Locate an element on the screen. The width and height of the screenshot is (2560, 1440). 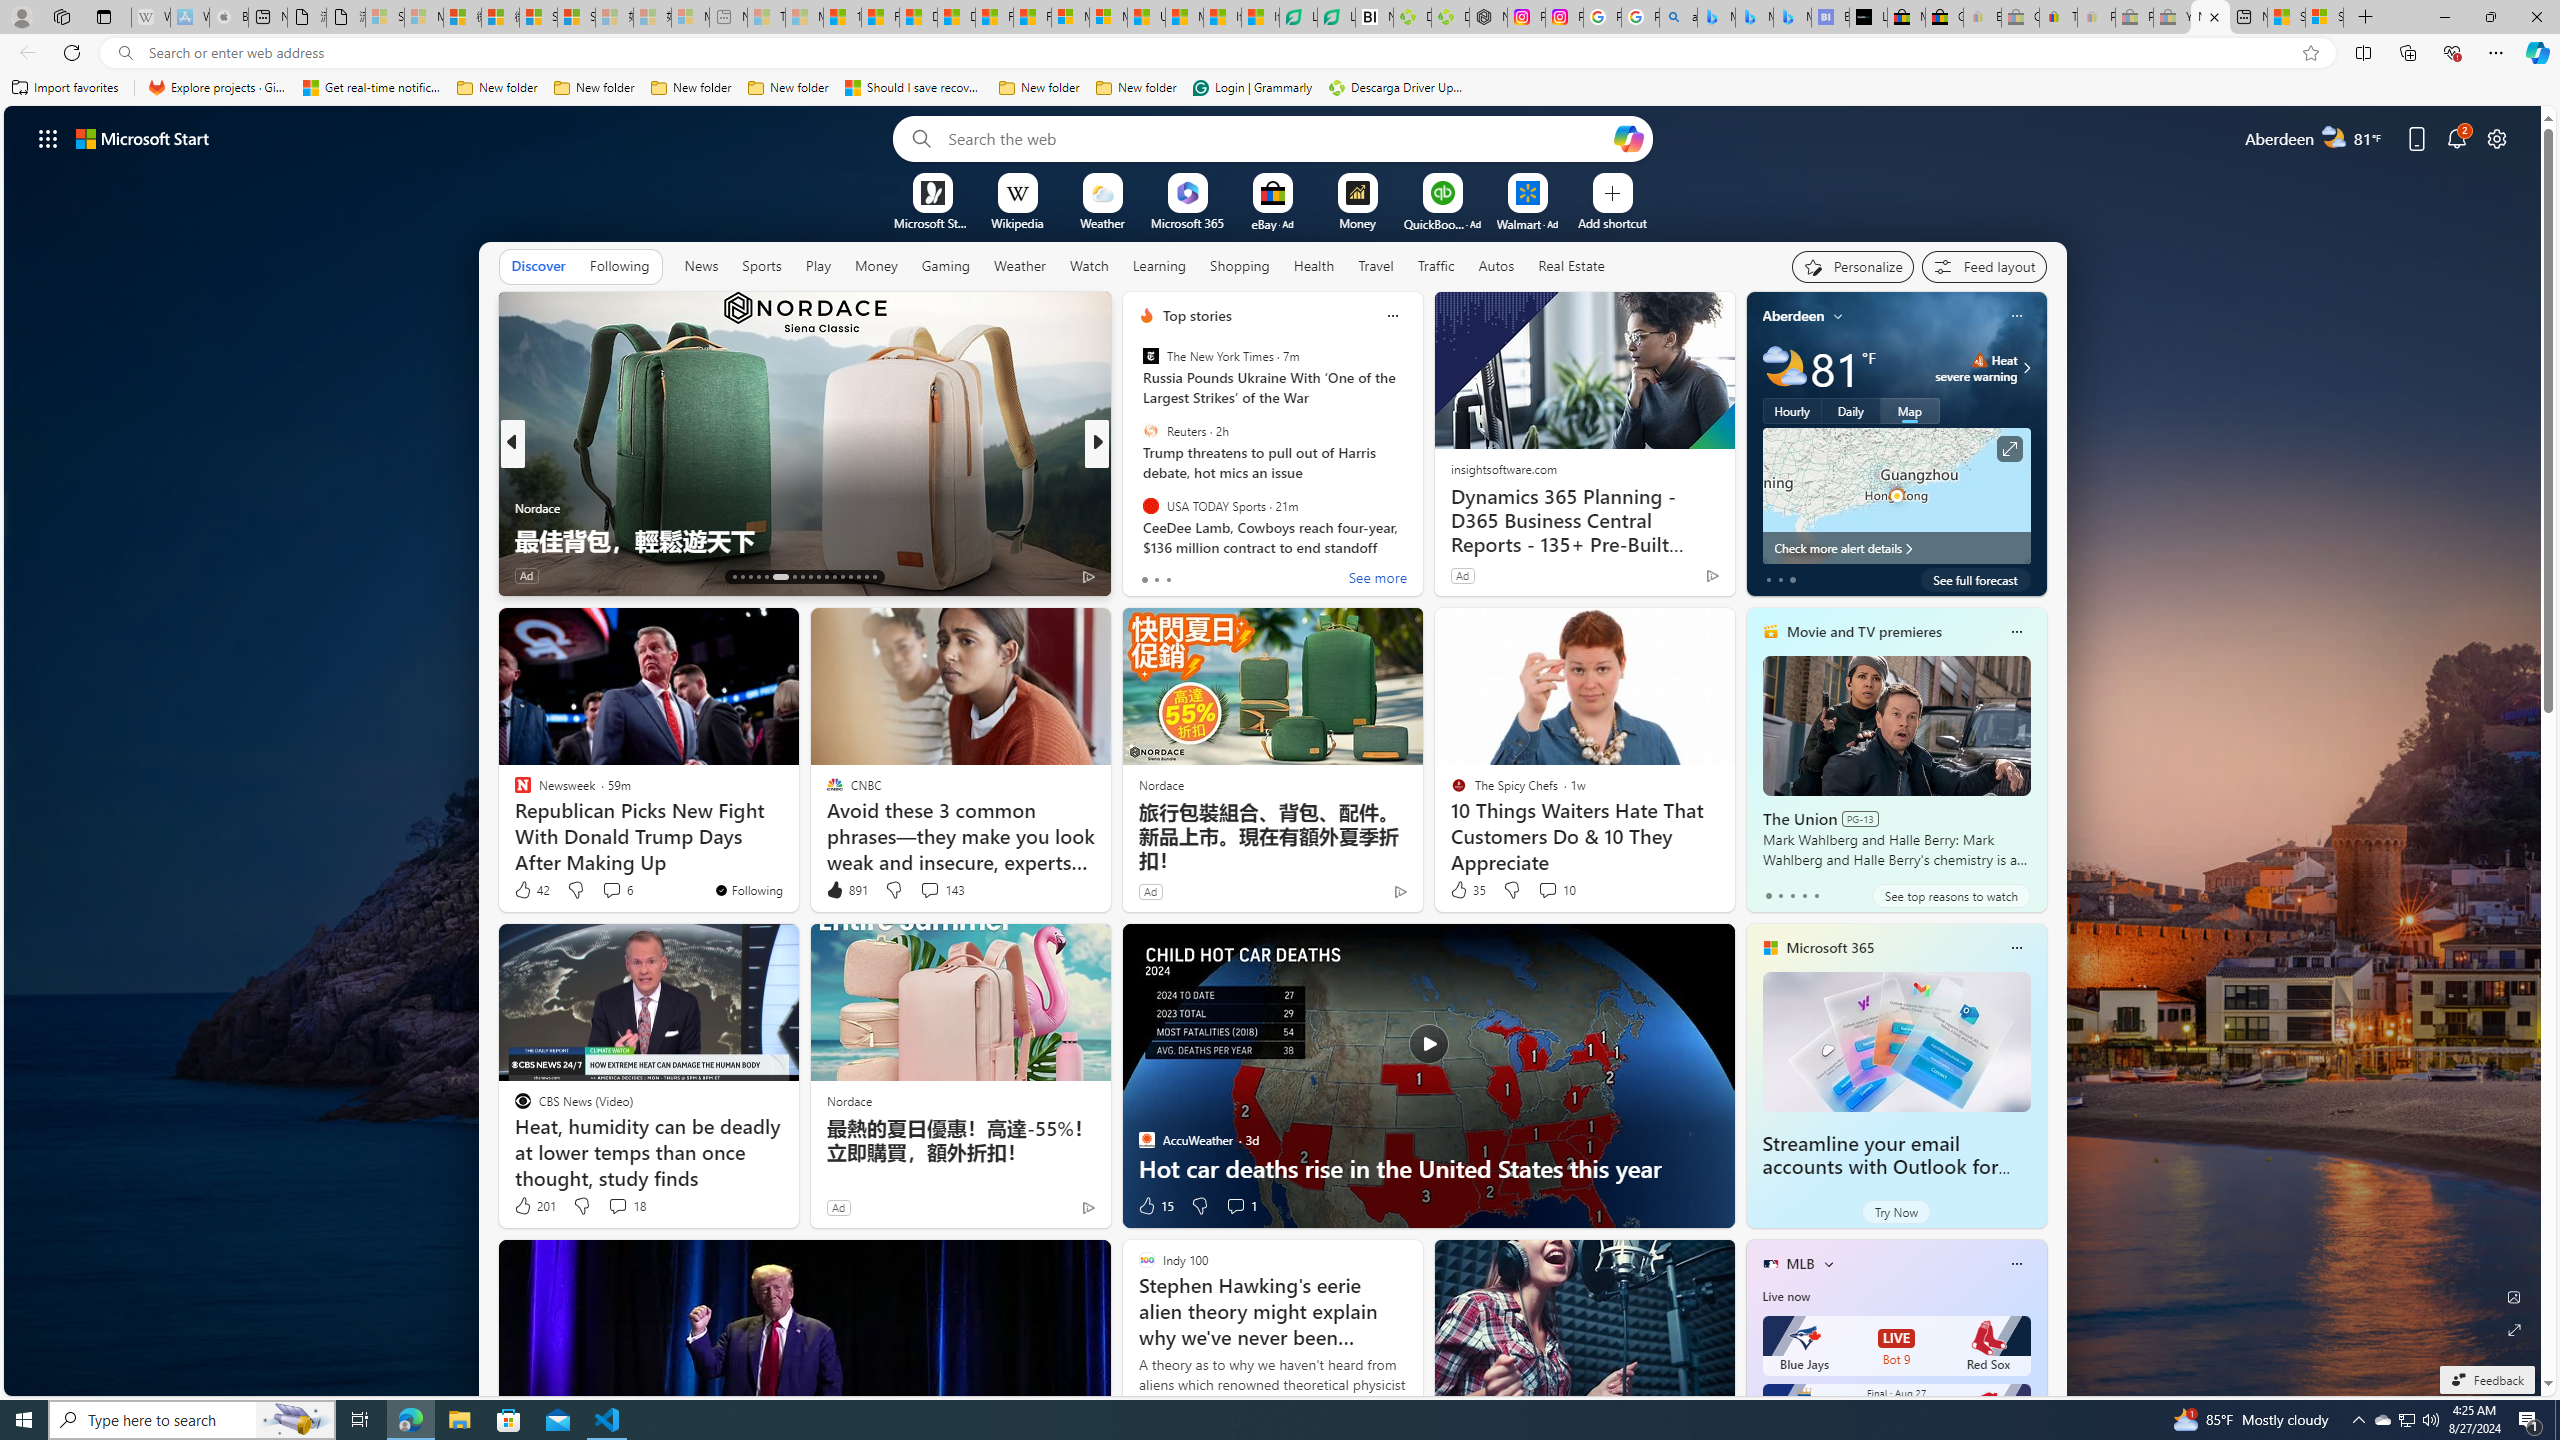
'AutomationID: tab-23' is located at coordinates (826, 577).